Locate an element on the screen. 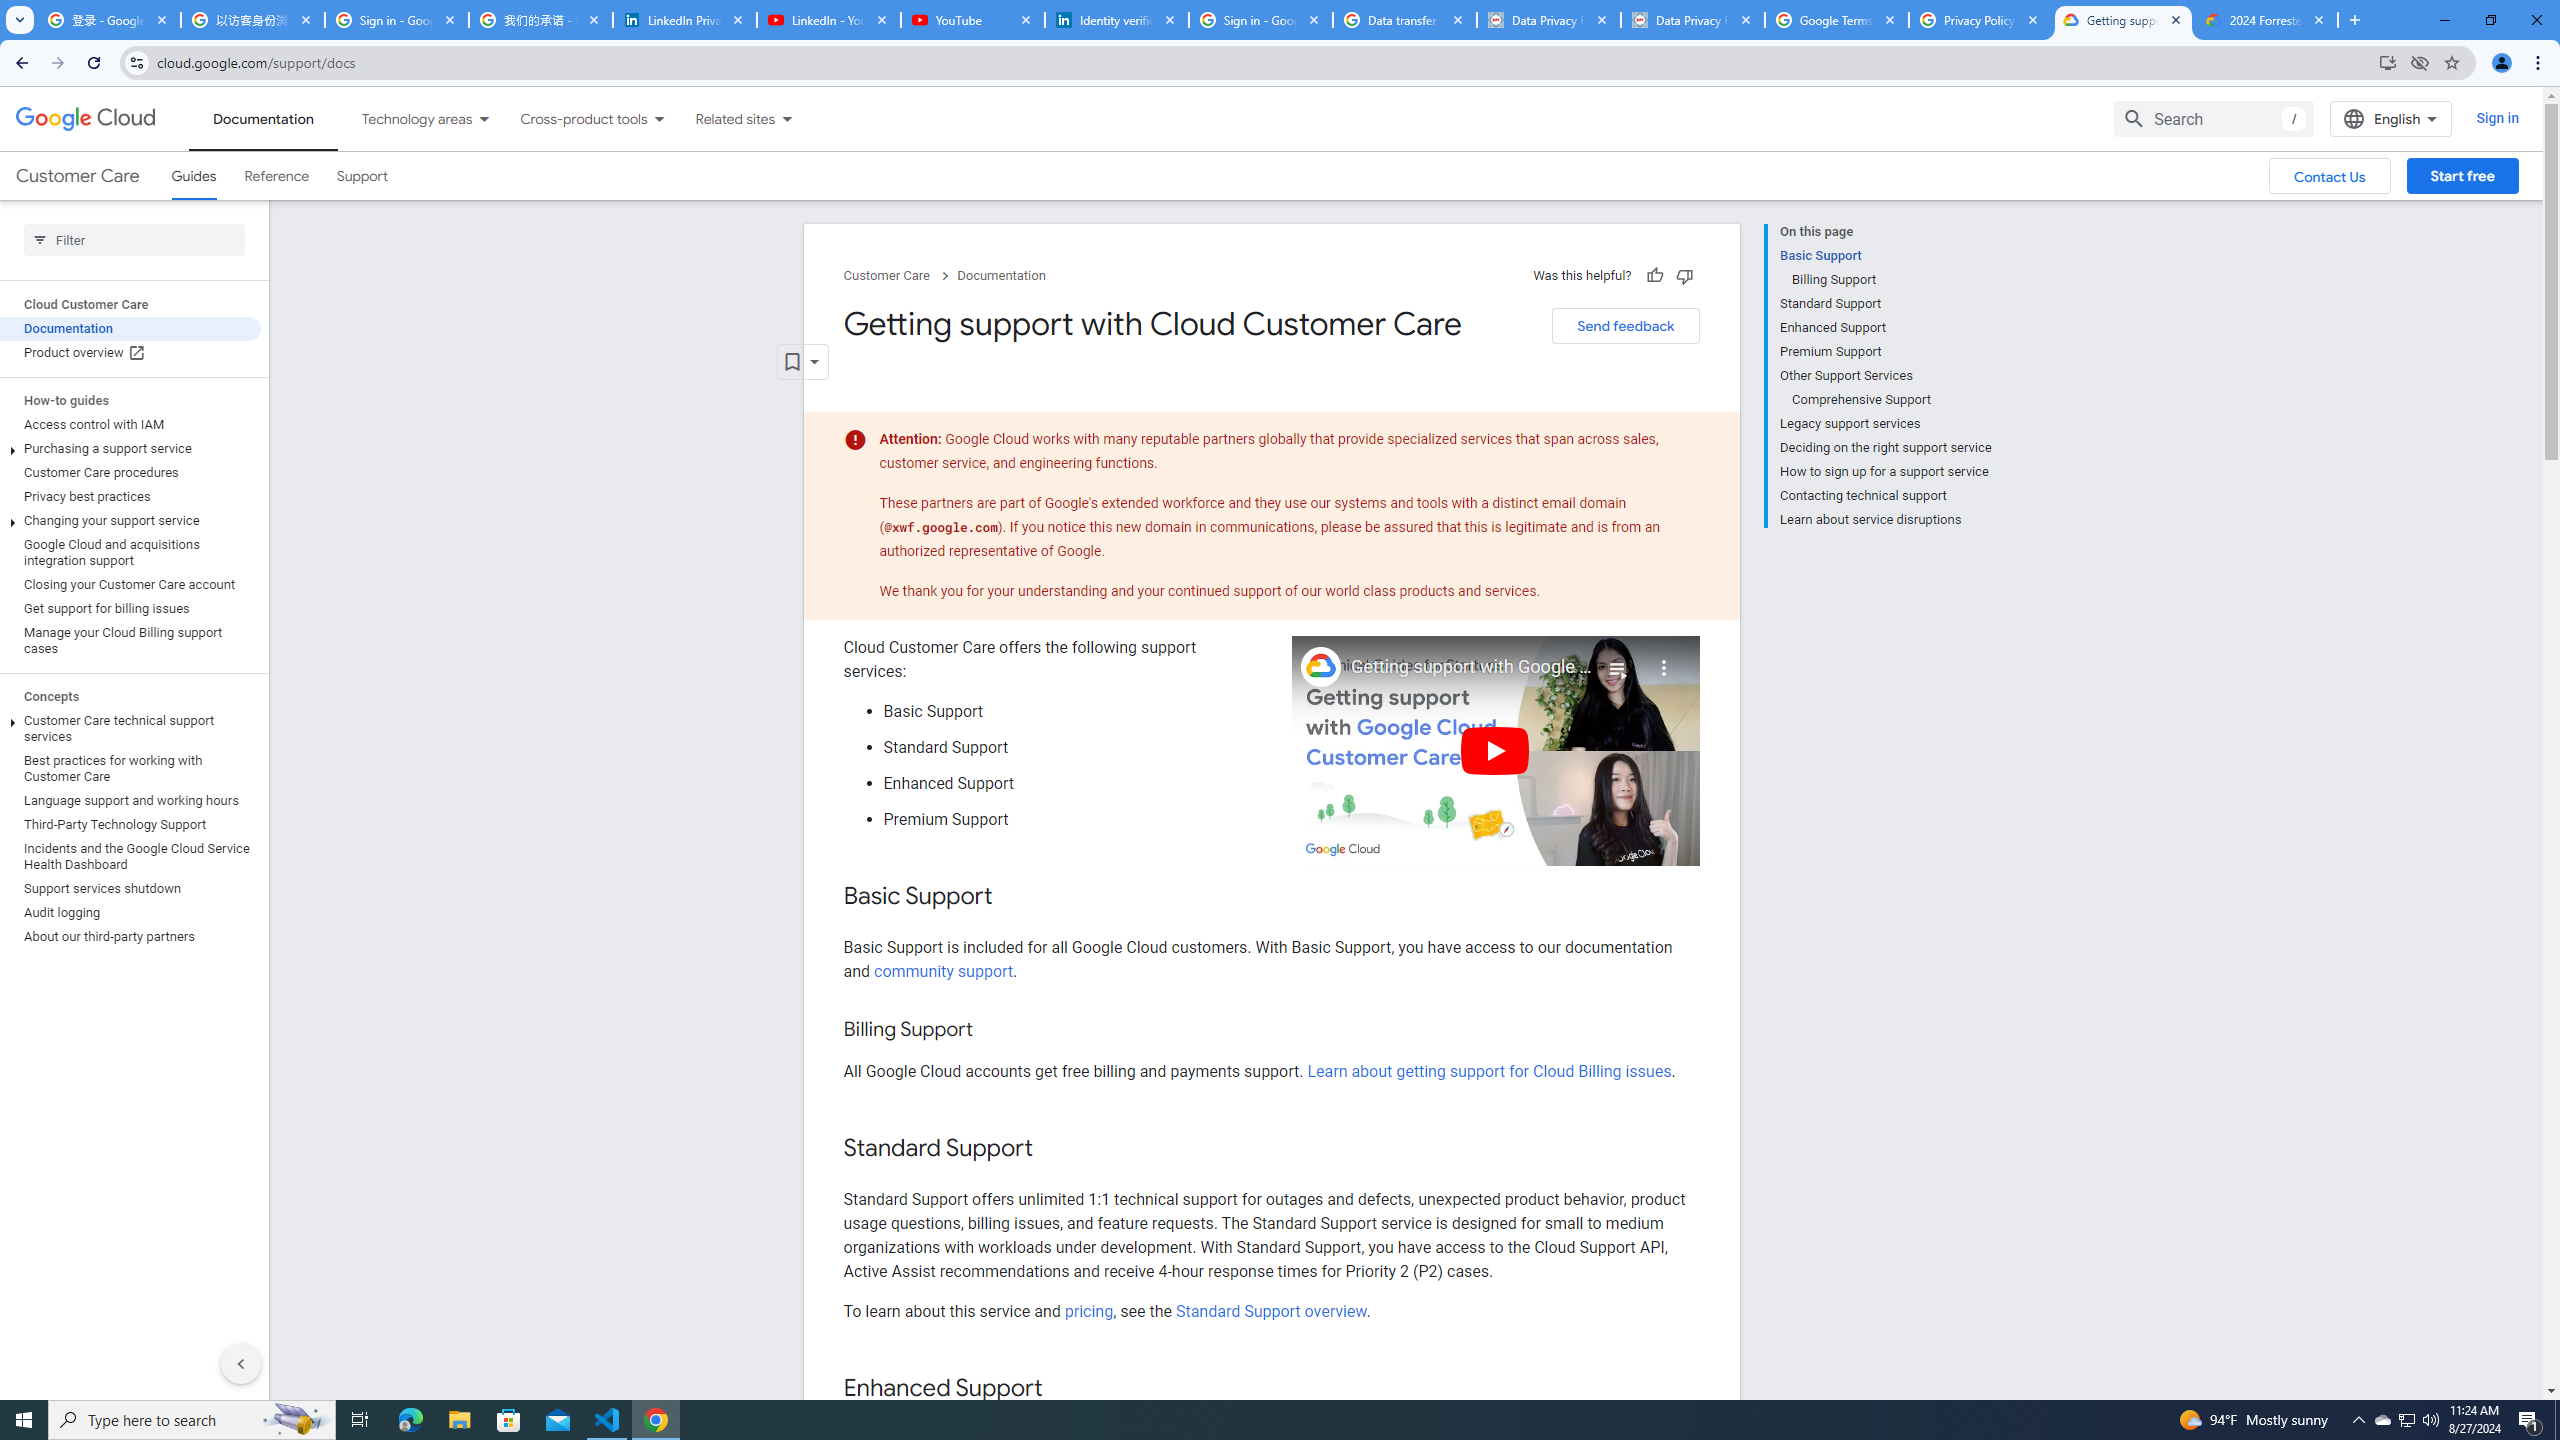  'Hide side navigation' is located at coordinates (240, 1363).